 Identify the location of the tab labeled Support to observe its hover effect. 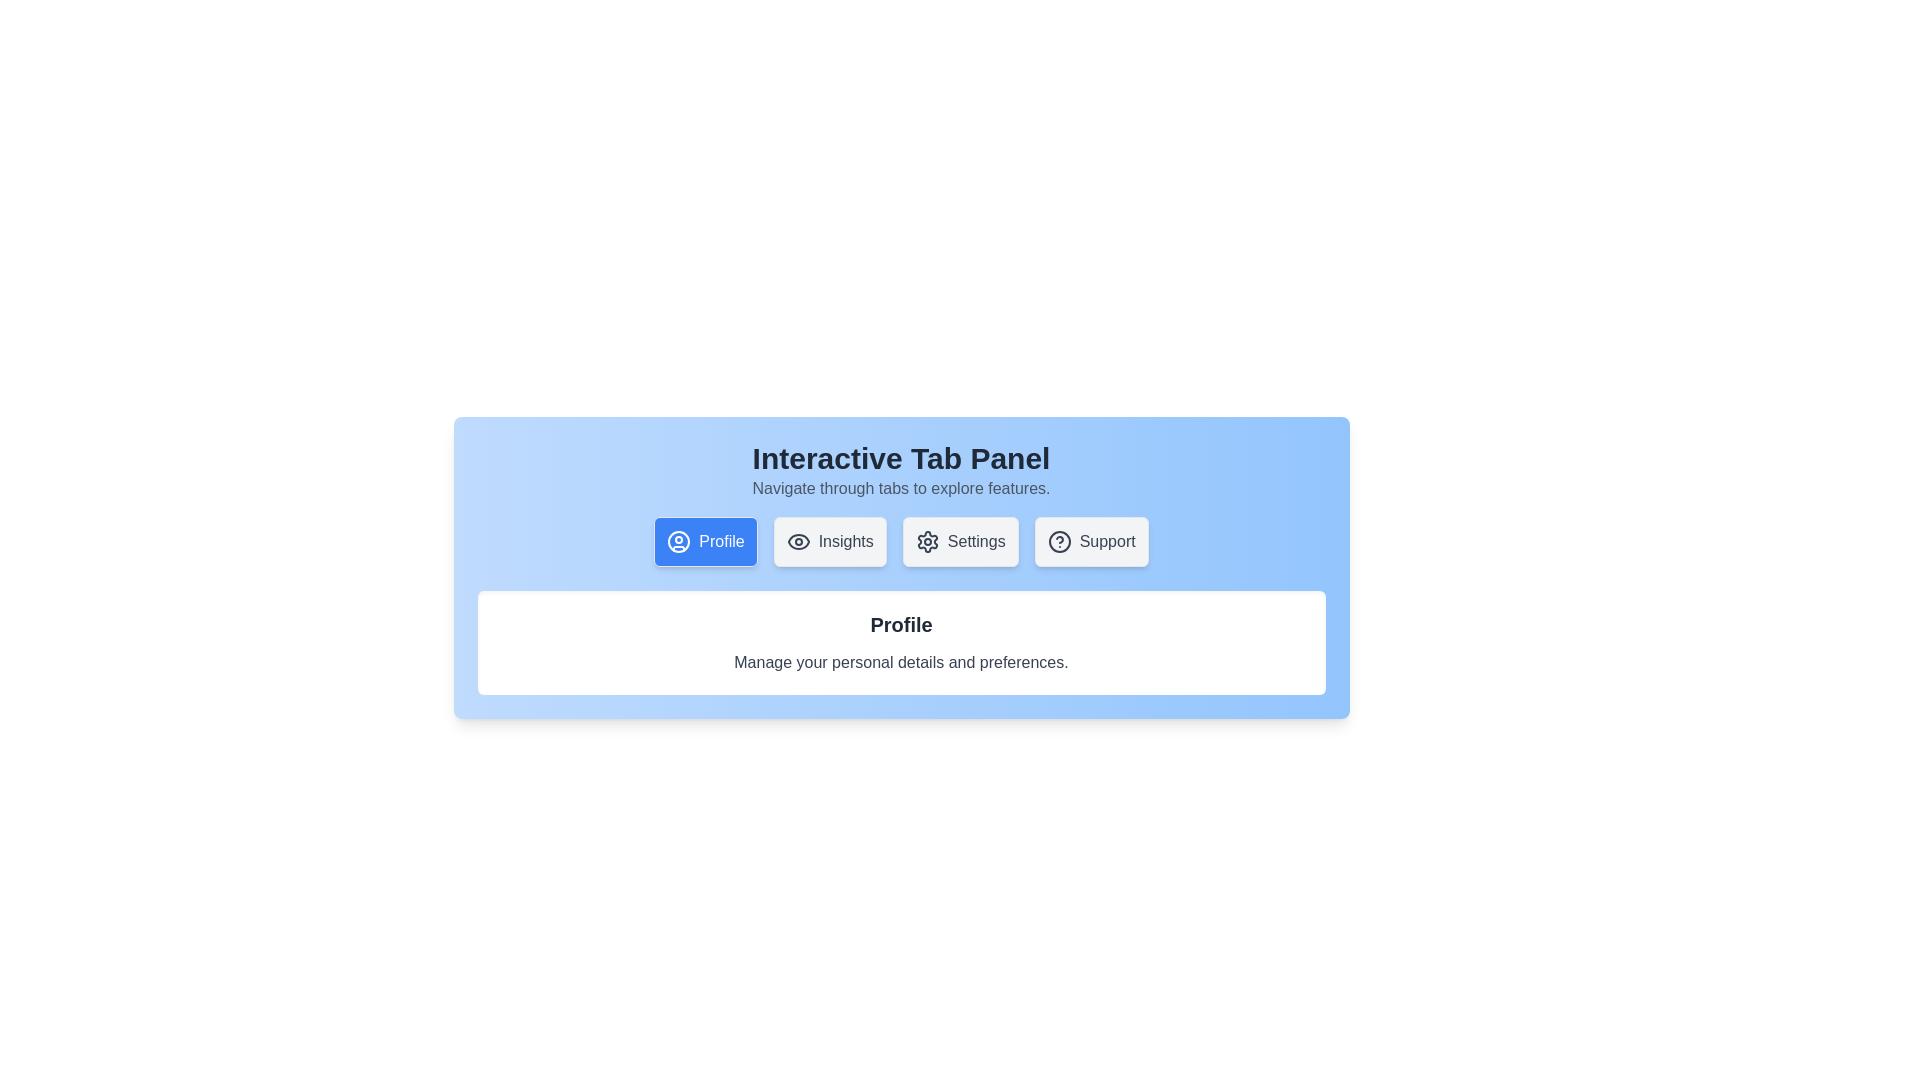
(1090, 542).